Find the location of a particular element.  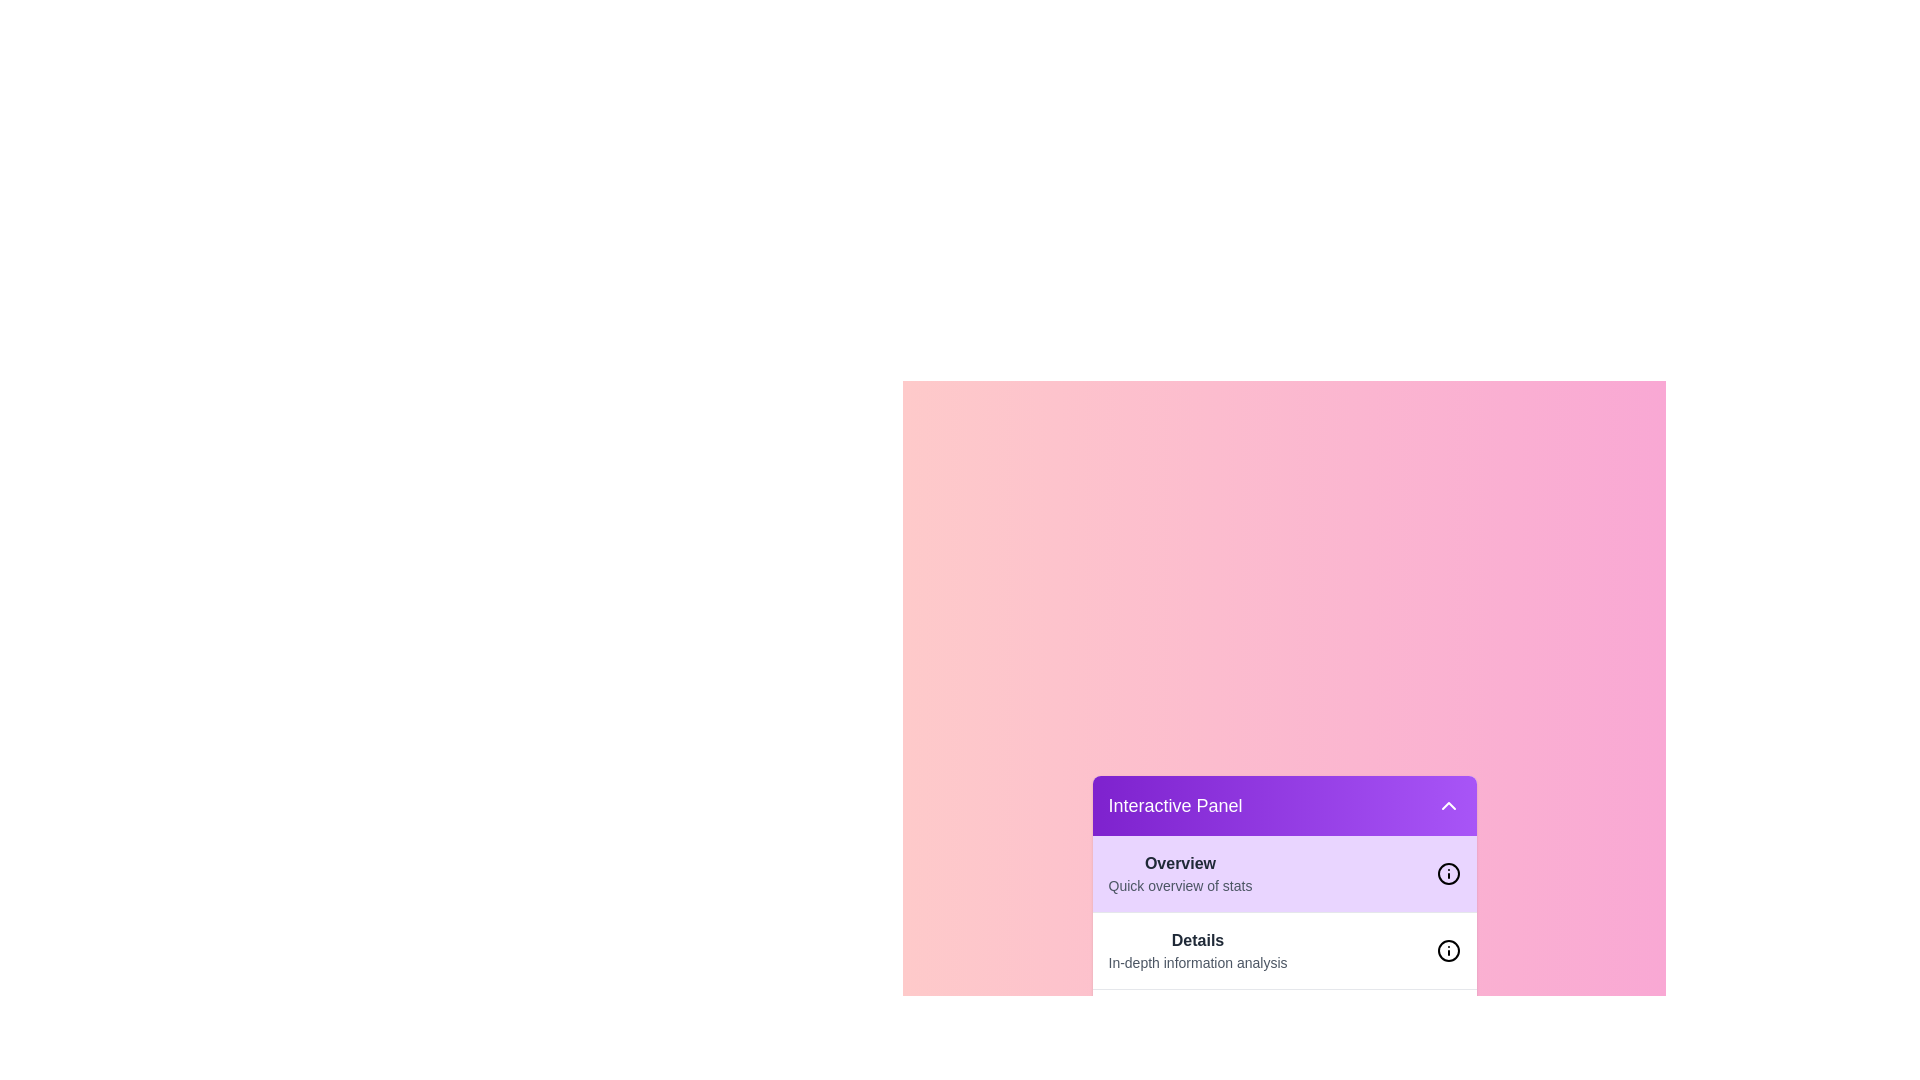

the menu item Details from the options available is located at coordinates (1198, 950).